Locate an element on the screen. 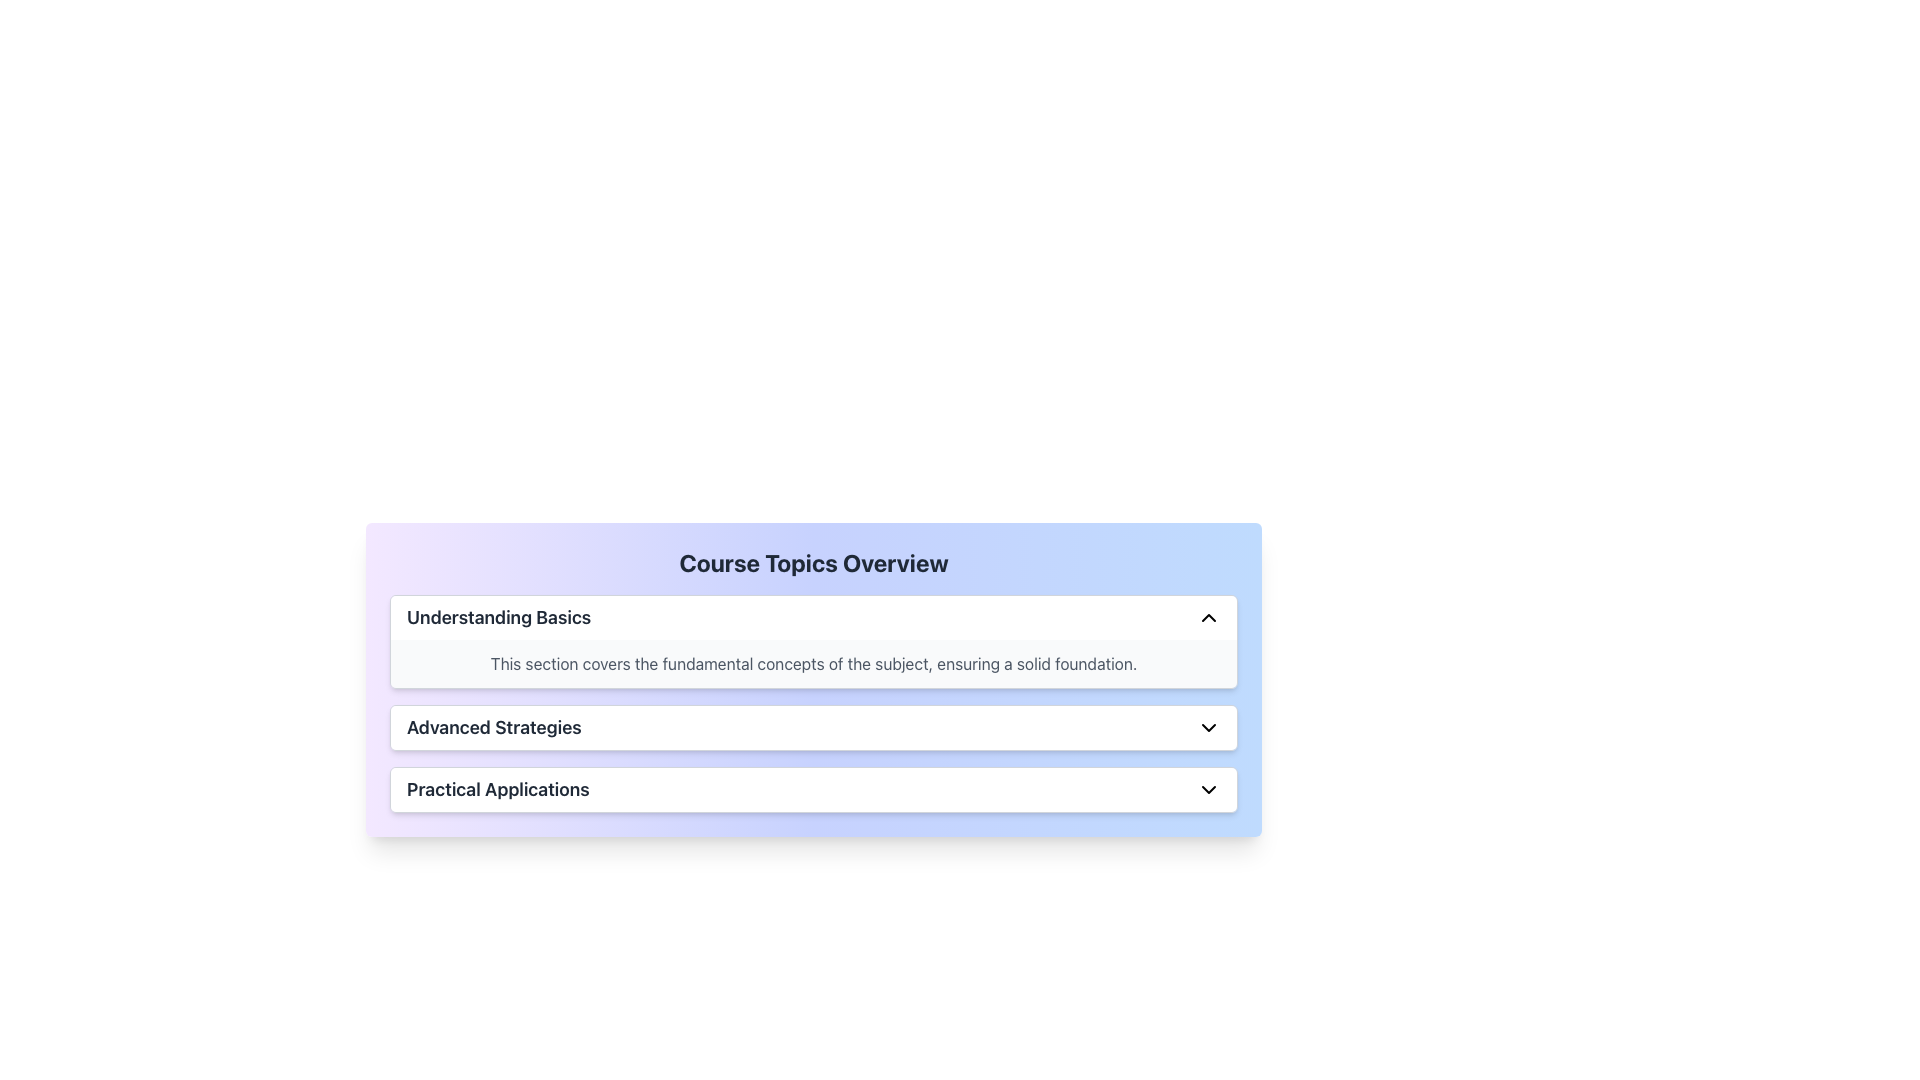 The image size is (1920, 1080). the 'Advanced Strategies' text label is located at coordinates (494, 728).